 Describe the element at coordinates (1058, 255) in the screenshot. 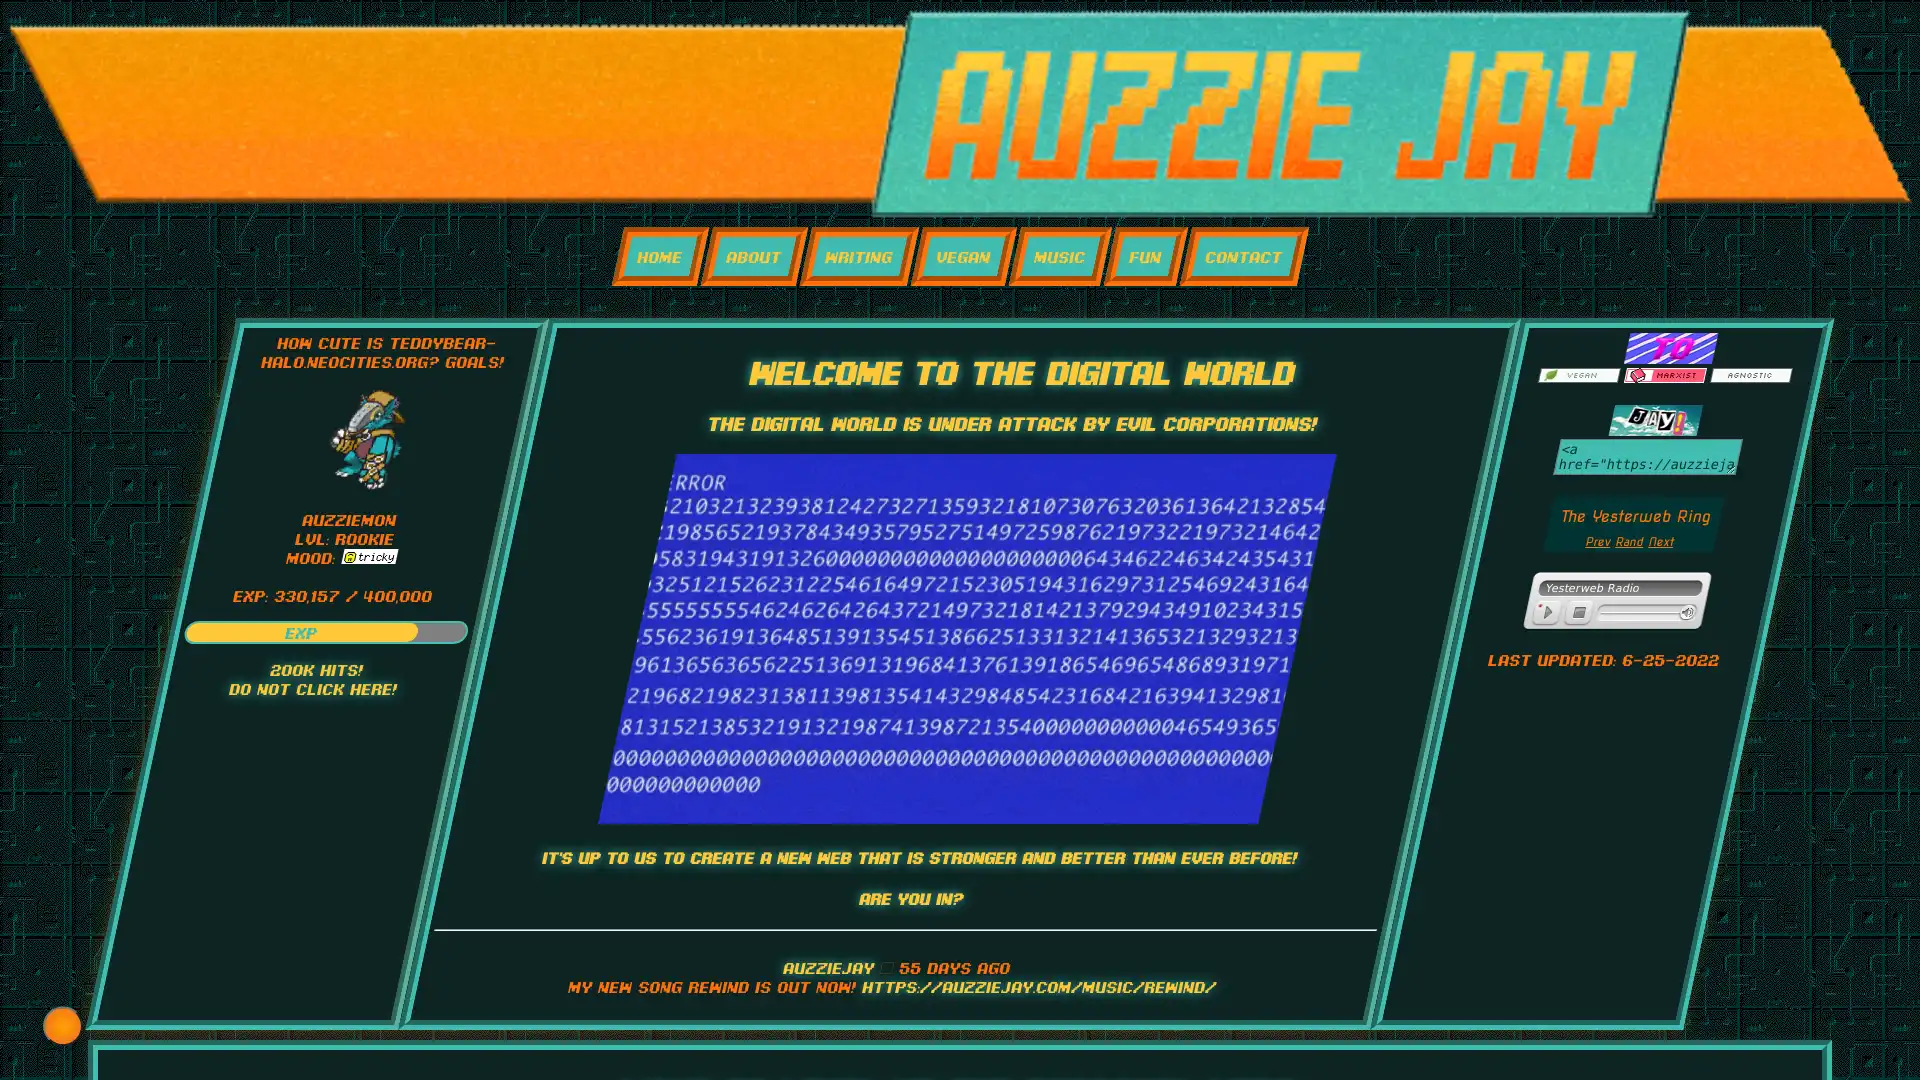

I see `MUSIC` at that location.